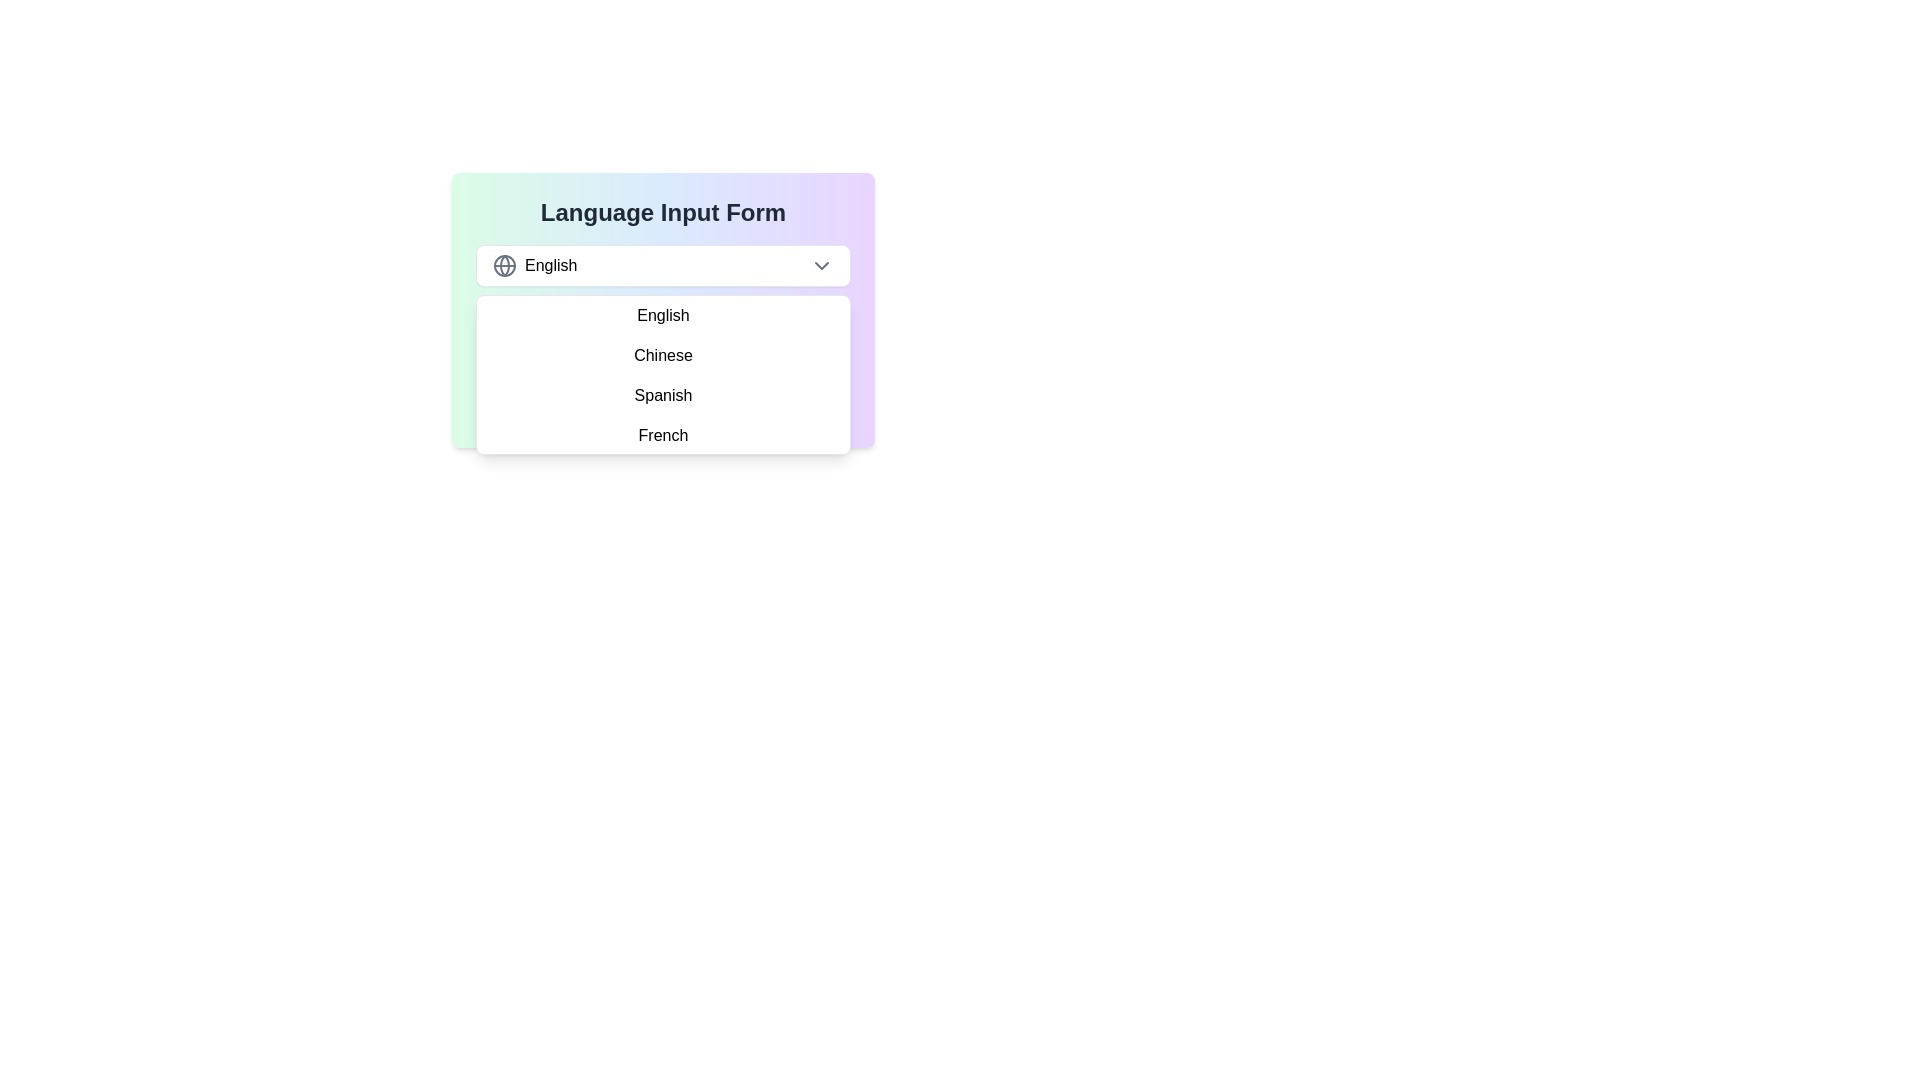 This screenshot has width=1920, height=1080. I want to click on the list item displaying the text 'Chinese' in black font within the dropdown menu, so click(663, 354).